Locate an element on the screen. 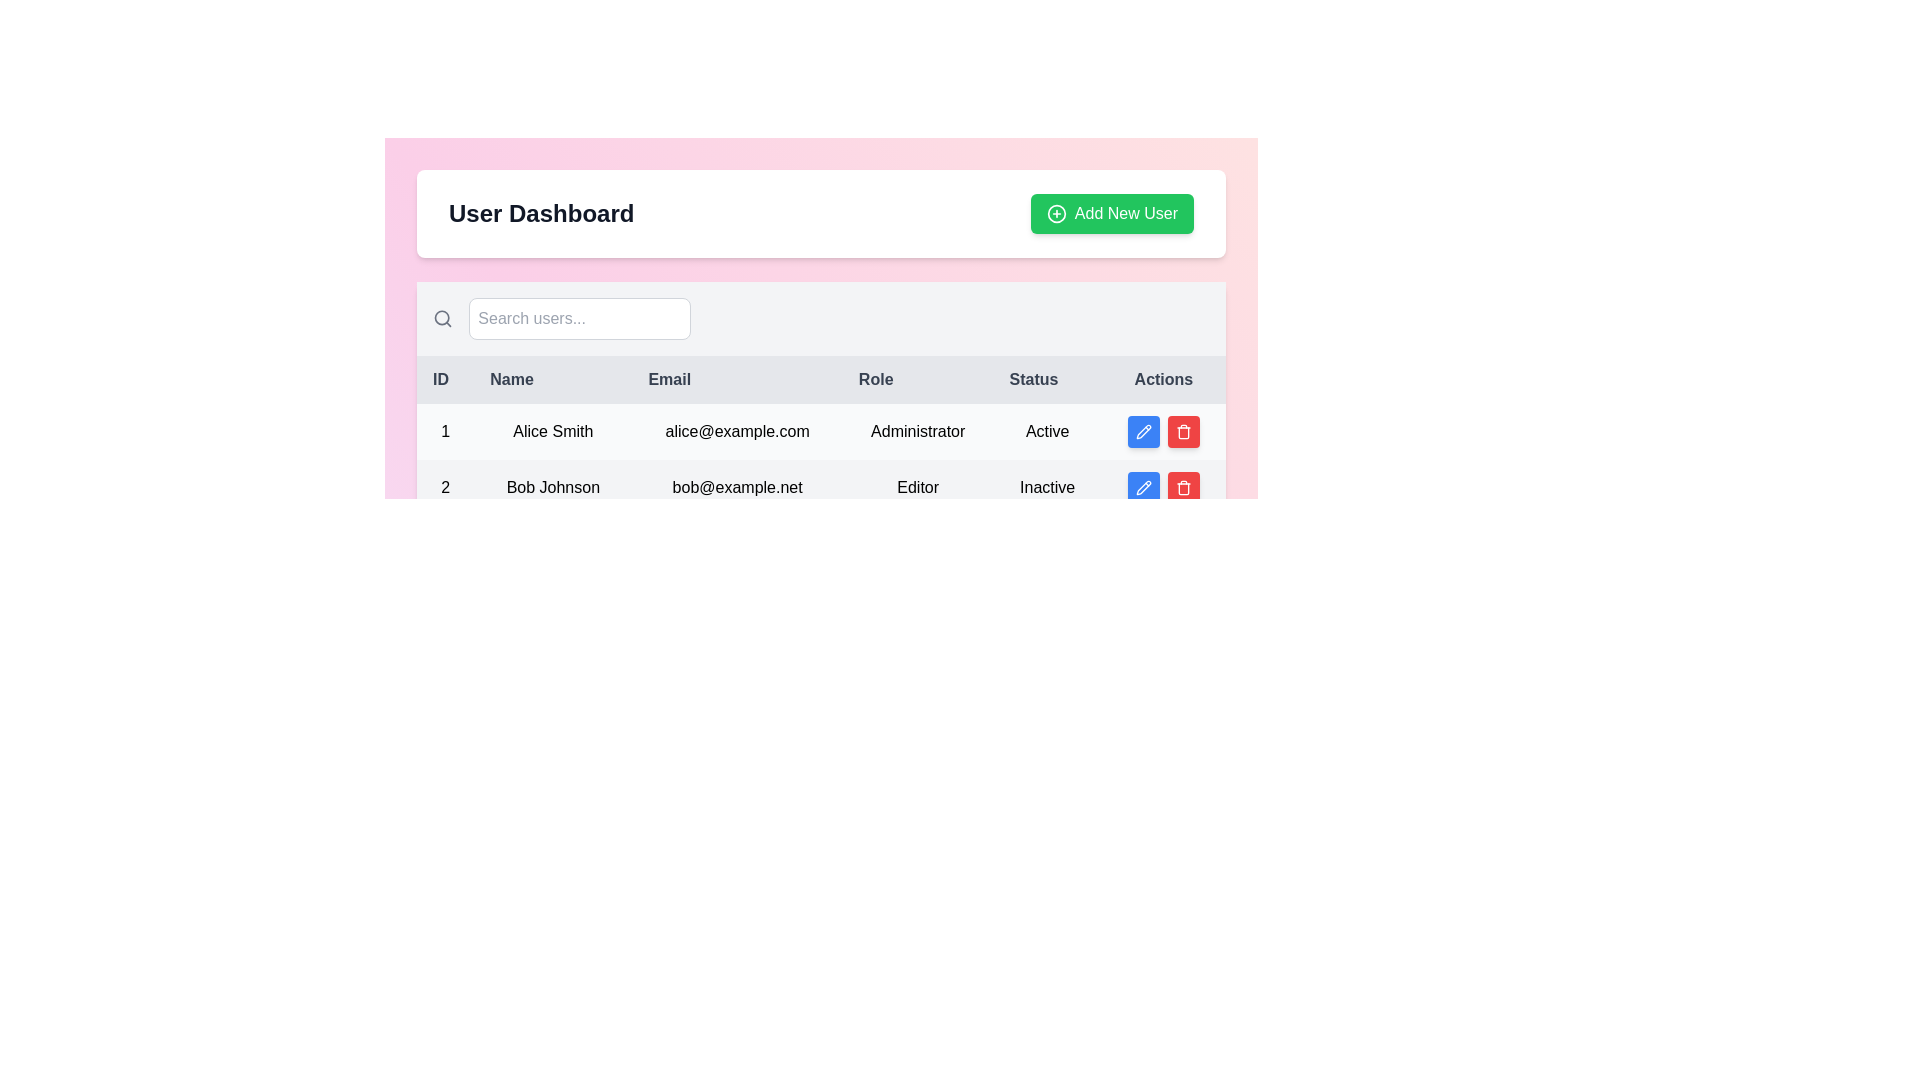 This screenshot has width=1920, height=1080. the text label displaying the email address 'alice@example.com' located in the third column of the user information table, under the 'Email' header is located at coordinates (736, 431).